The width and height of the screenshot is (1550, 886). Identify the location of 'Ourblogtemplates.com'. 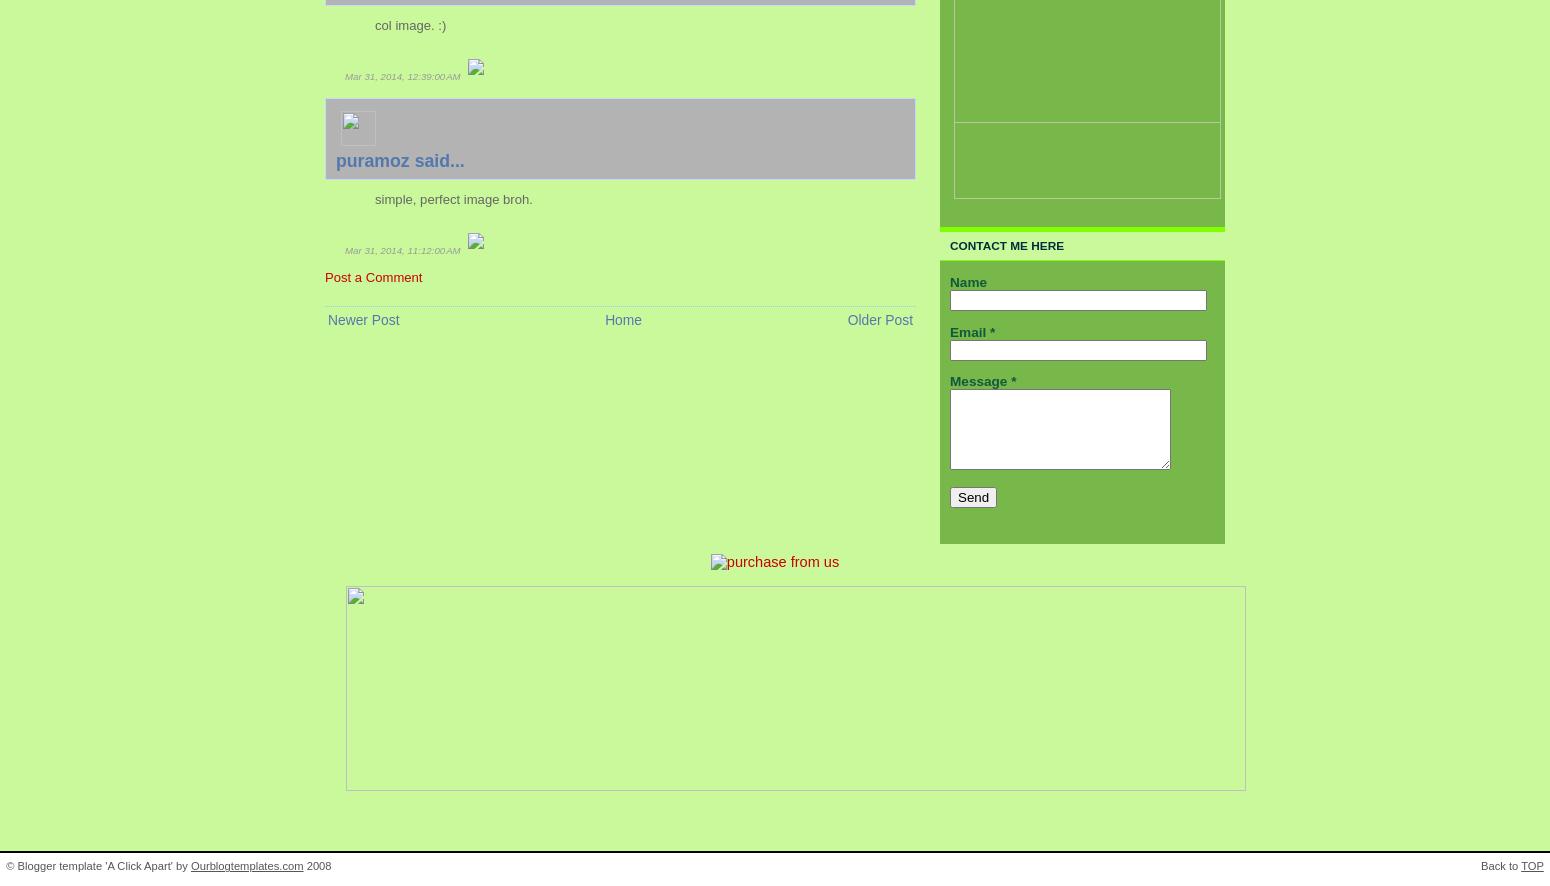
(189, 864).